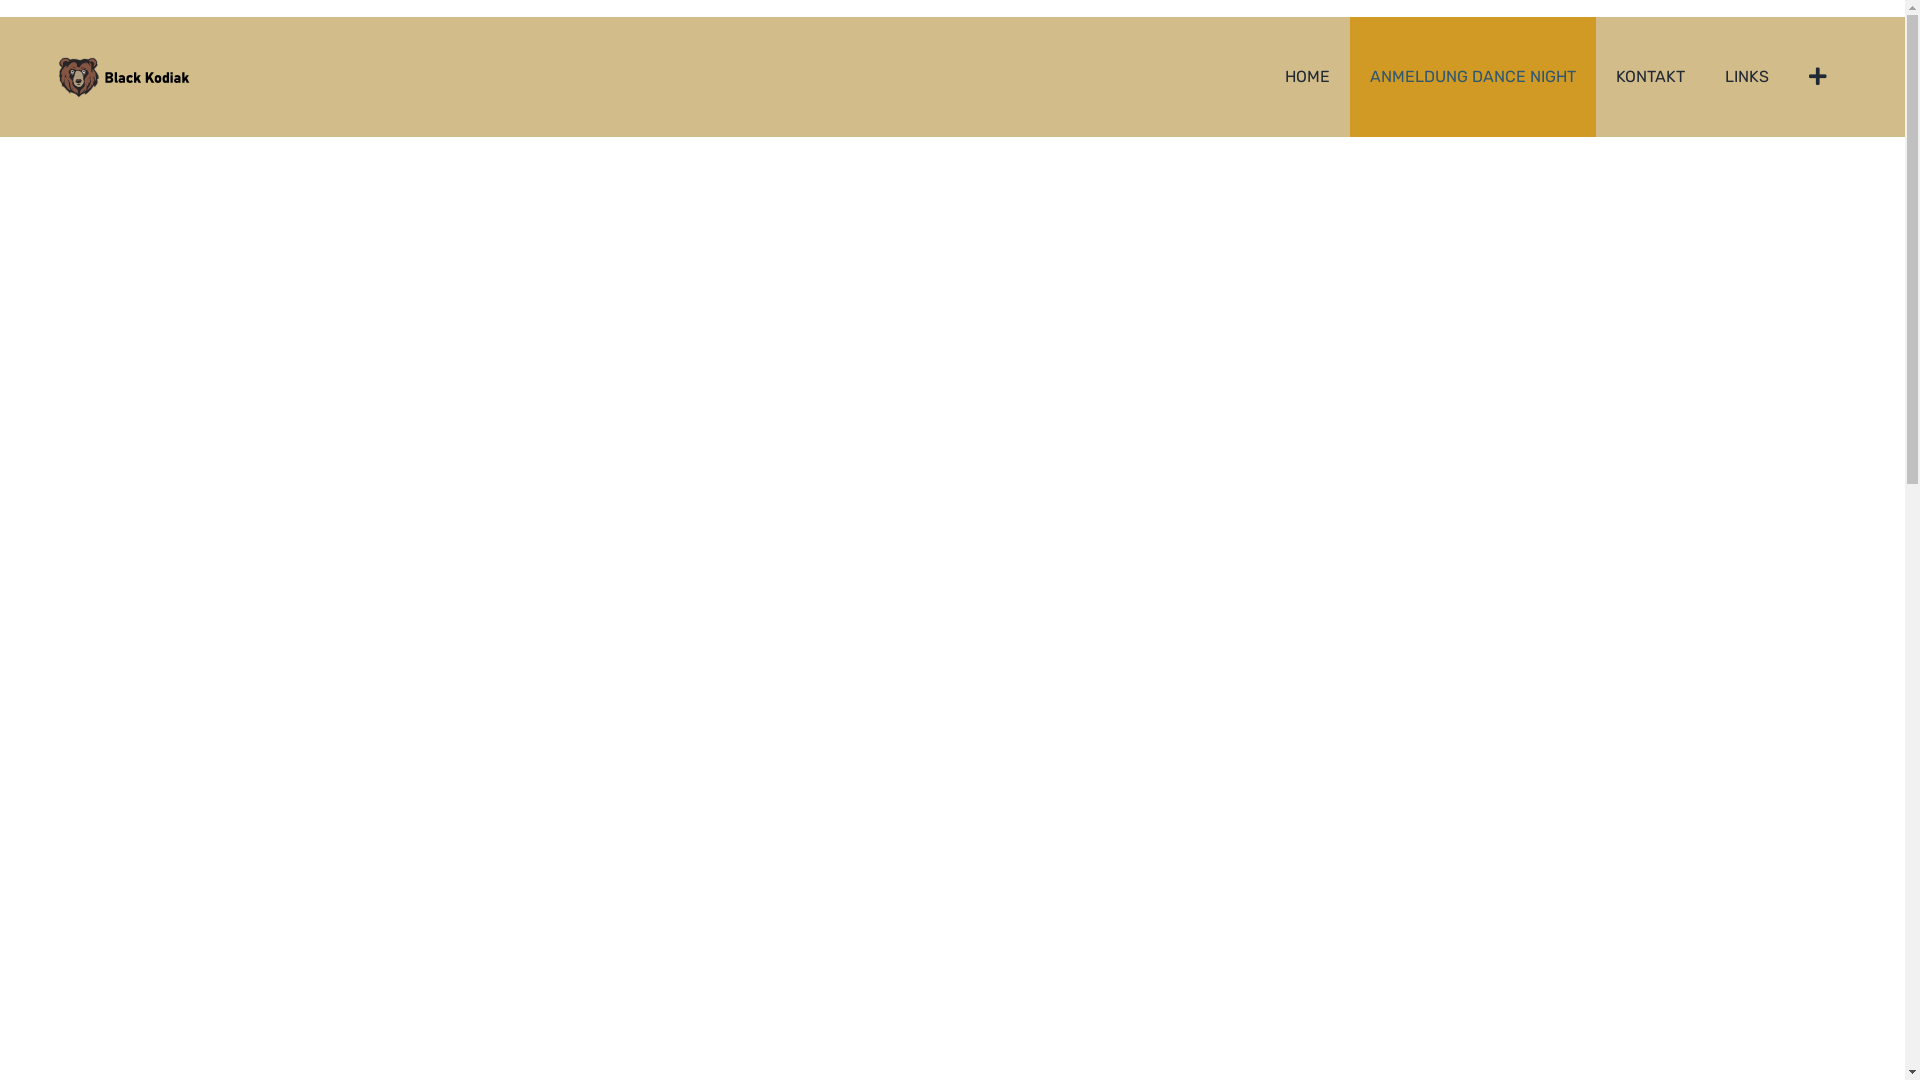 The width and height of the screenshot is (1920, 1080). I want to click on 'Sliding Bar umschalten', so click(1818, 76).